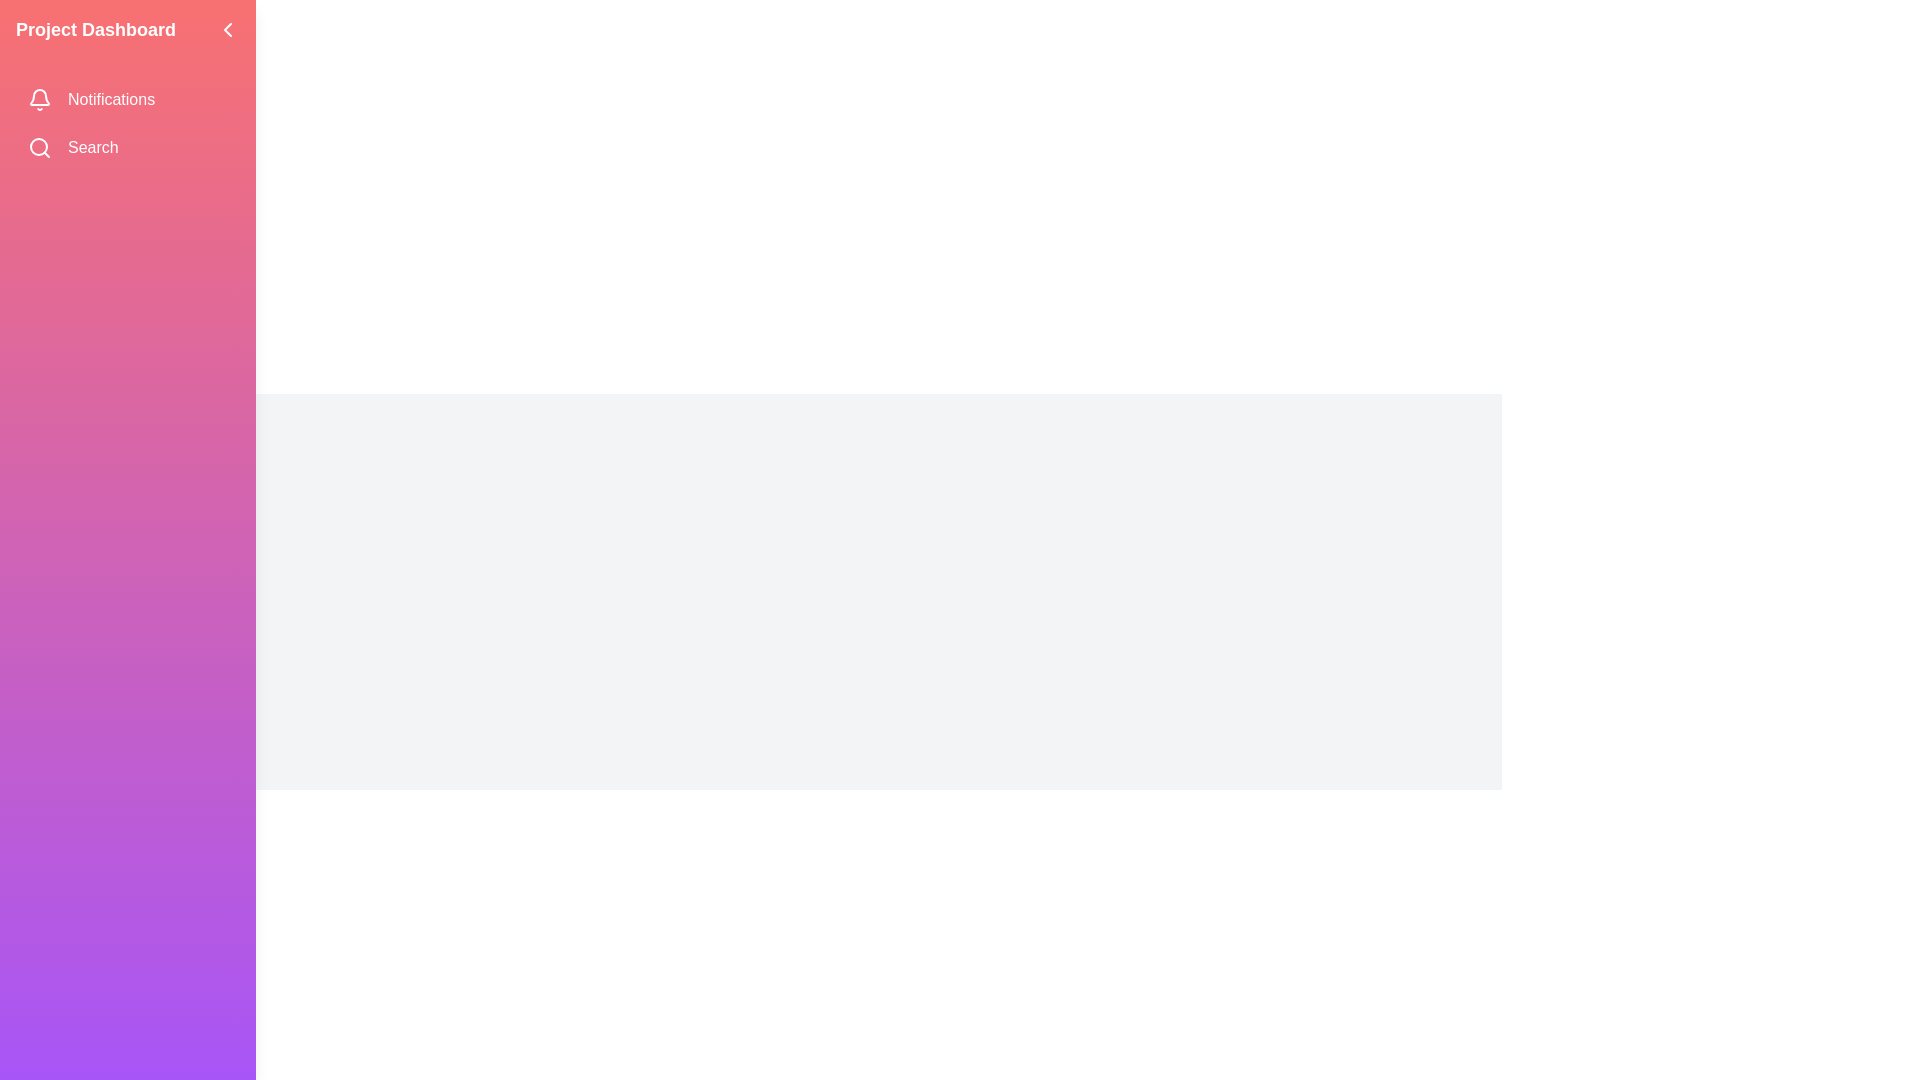 The width and height of the screenshot is (1920, 1080). I want to click on the 'Notifications' menu item in the sidebar, so click(127, 100).